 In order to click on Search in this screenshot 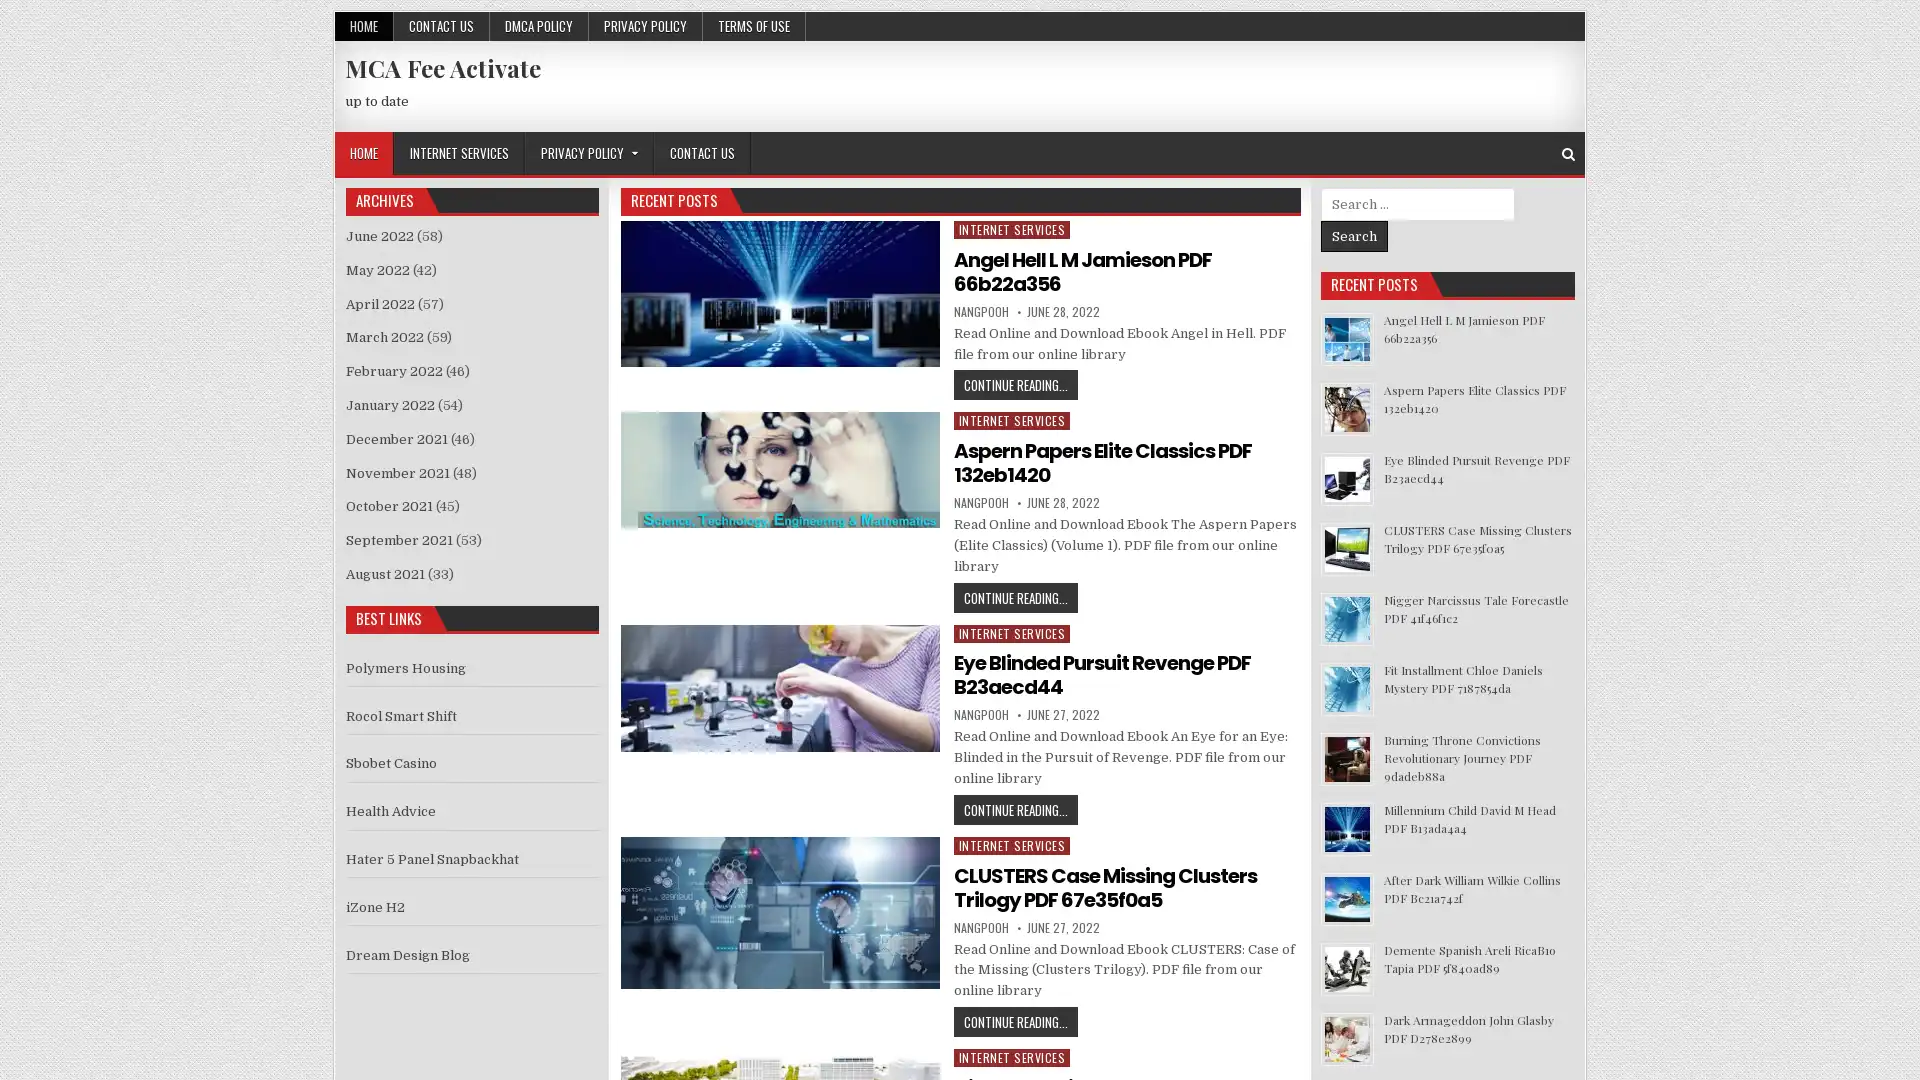, I will do `click(1354, 235)`.